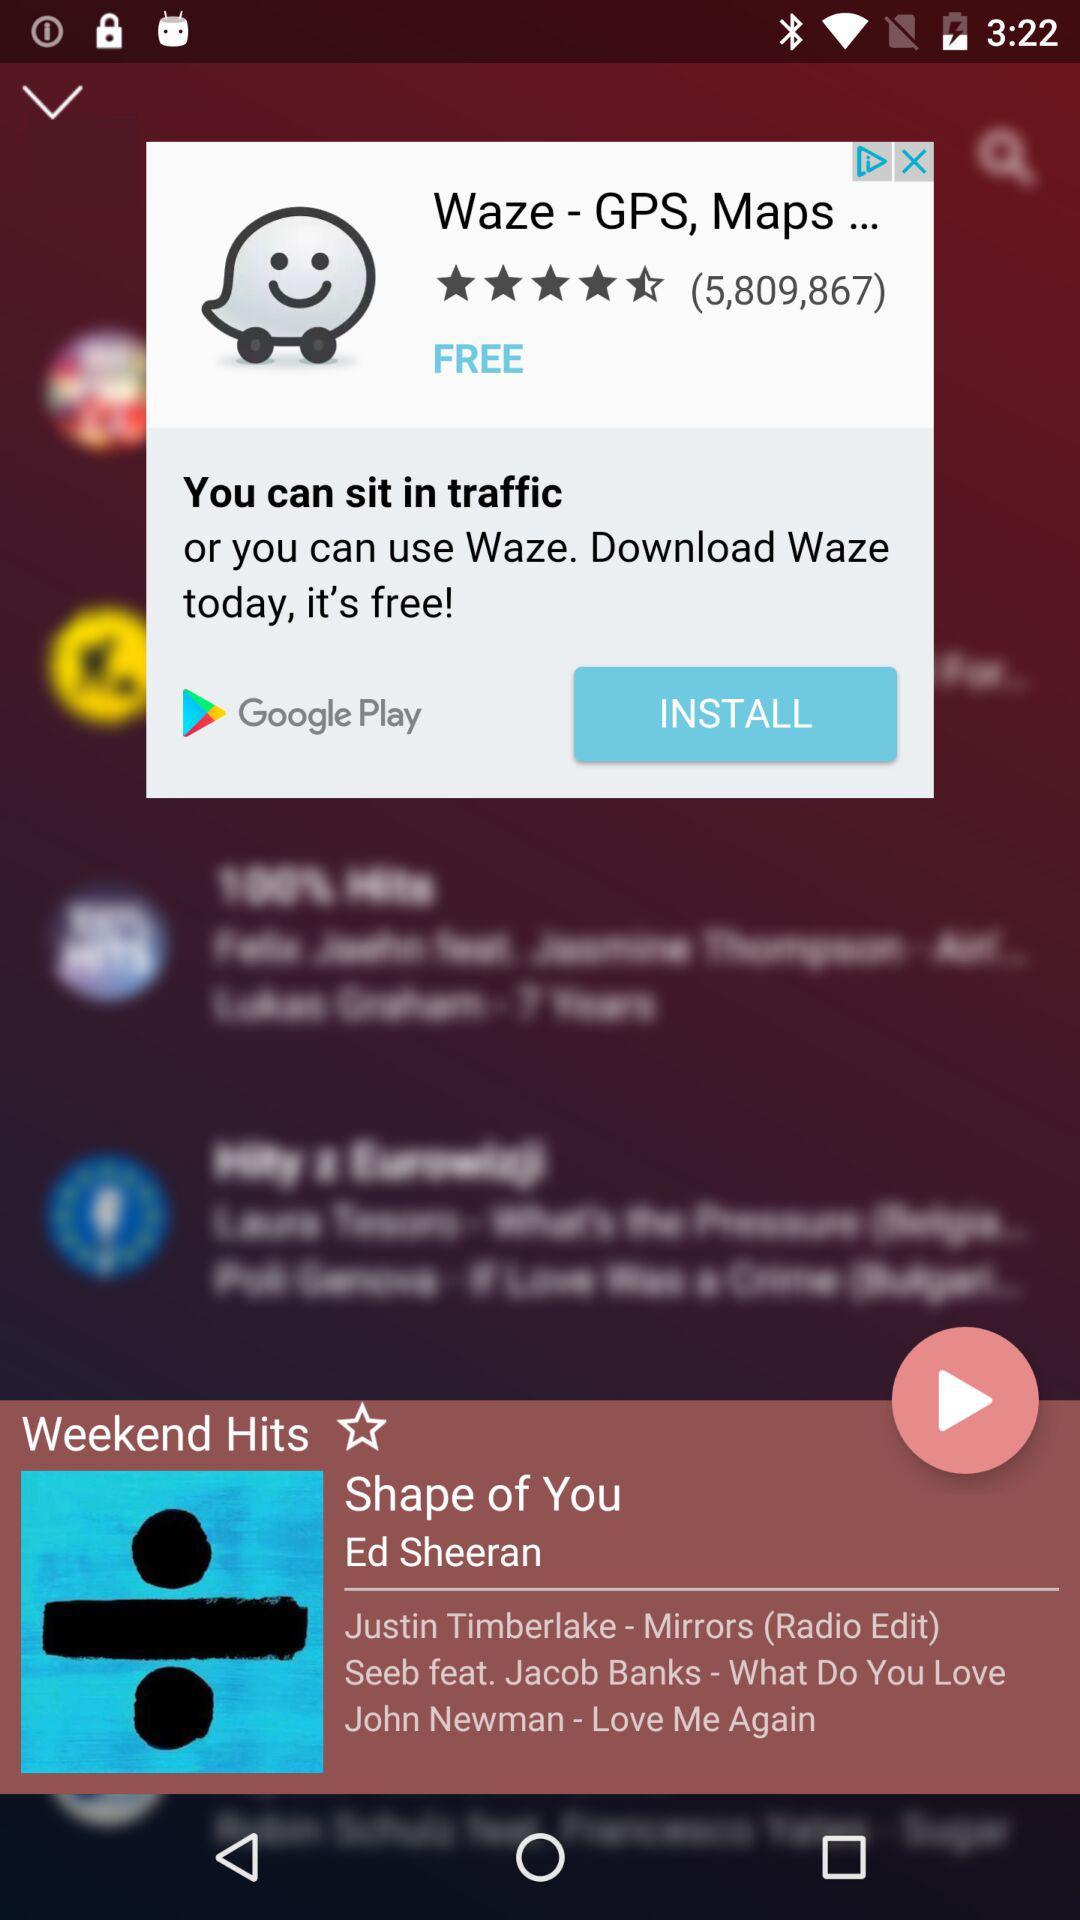 The image size is (1080, 1920). What do you see at coordinates (540, 468) in the screenshot?
I see `open advertisement` at bounding box center [540, 468].